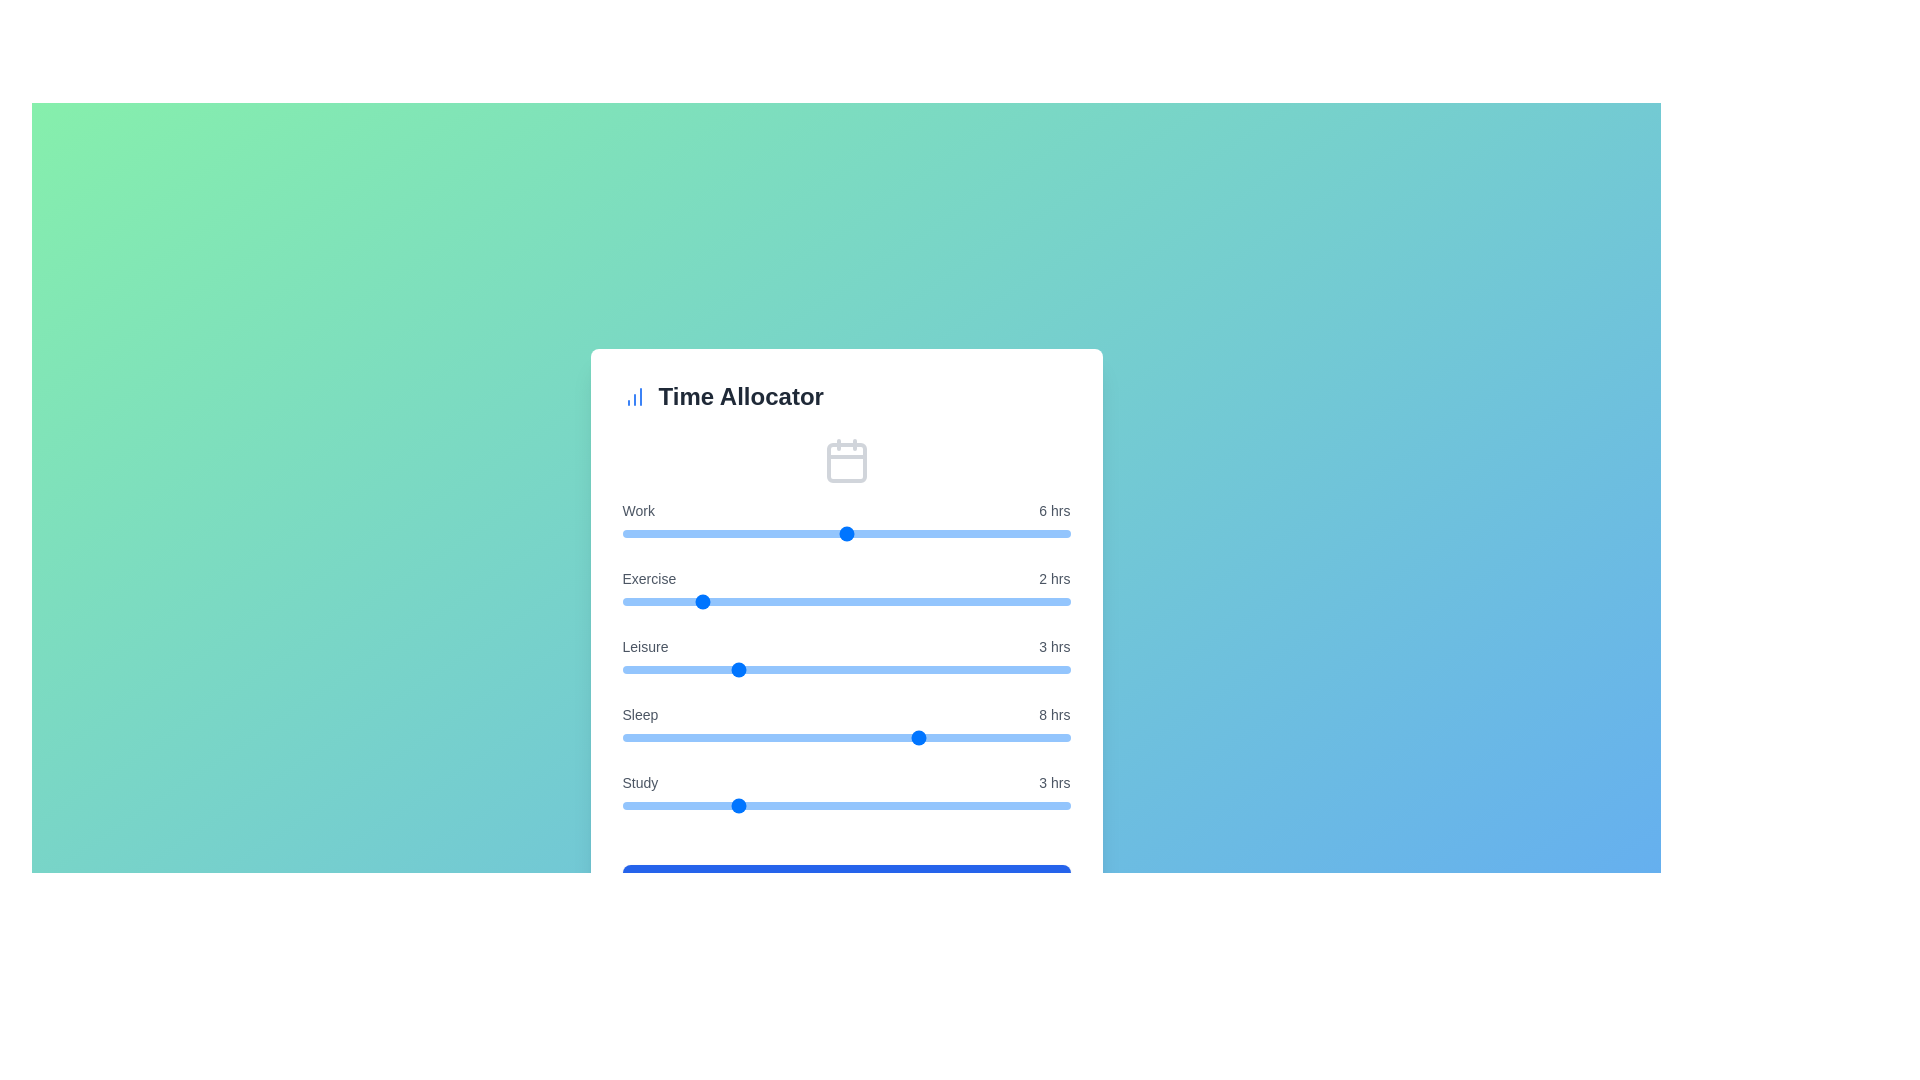 The width and height of the screenshot is (1920, 1080). What do you see at coordinates (846, 883) in the screenshot?
I see `the 'Save Allocations' button to save the current state` at bounding box center [846, 883].